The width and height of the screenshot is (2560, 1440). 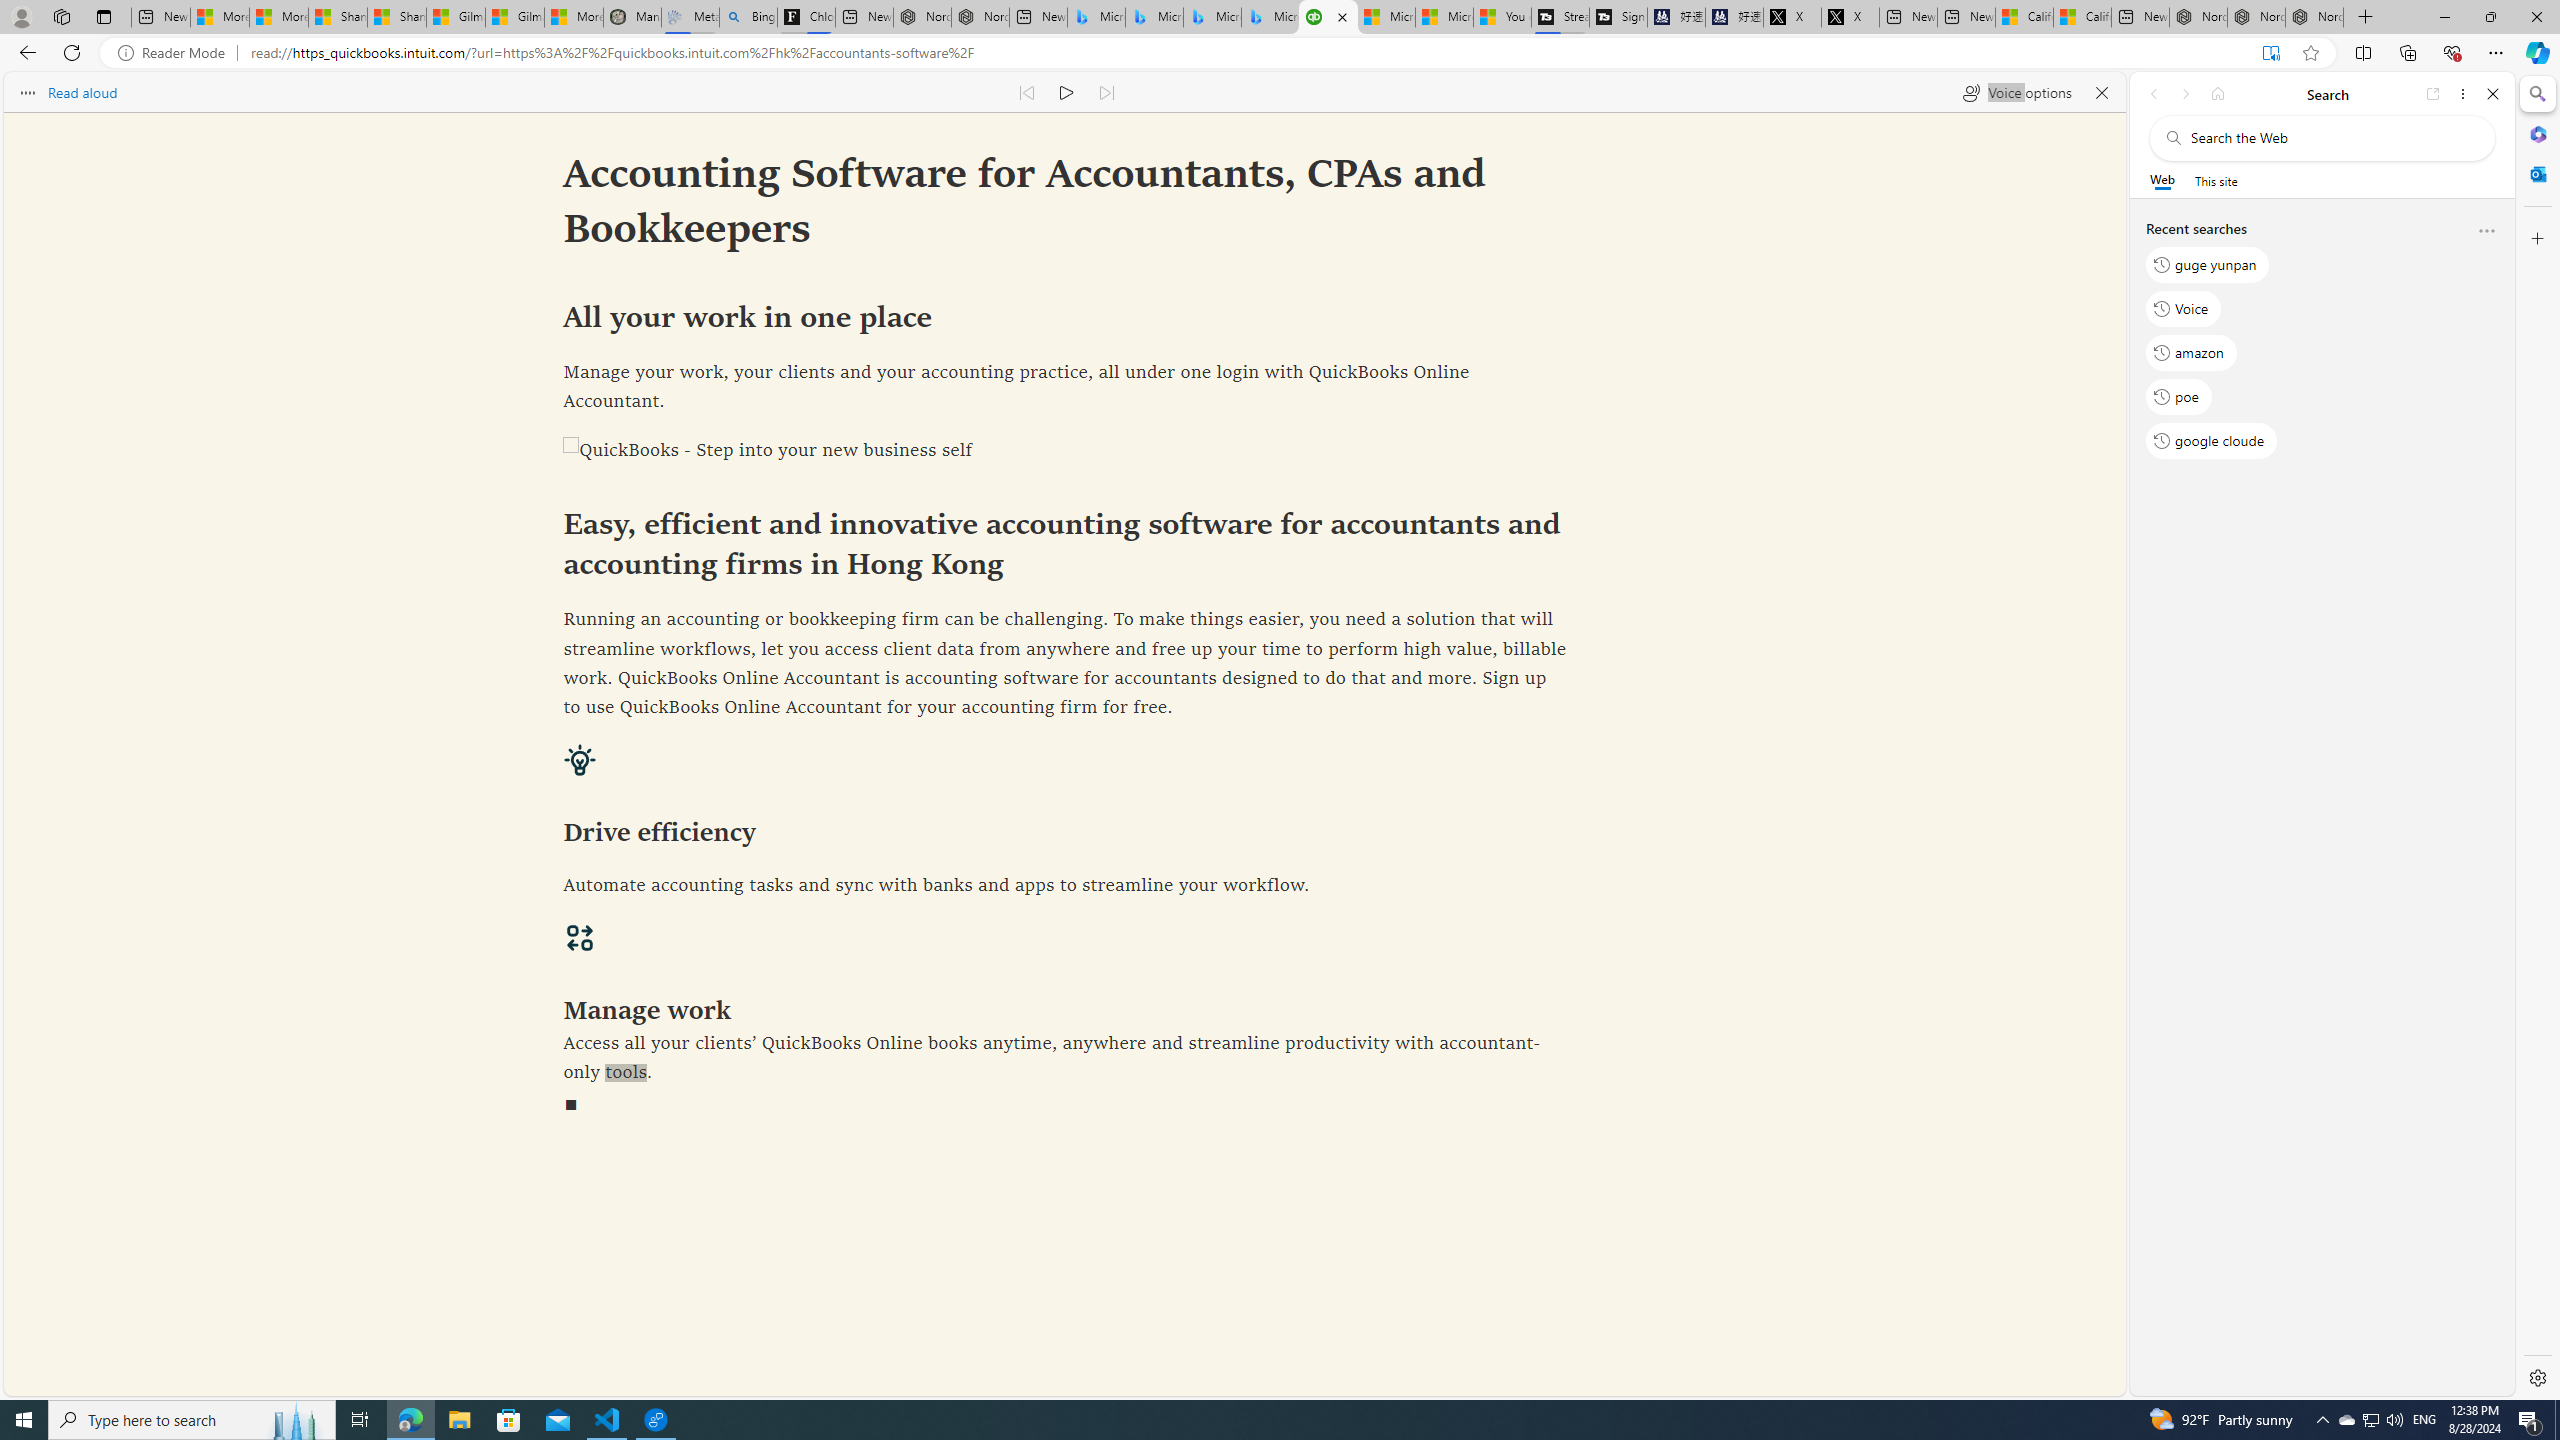 I want to click on 'Read next paragraph', so click(x=1104, y=91).